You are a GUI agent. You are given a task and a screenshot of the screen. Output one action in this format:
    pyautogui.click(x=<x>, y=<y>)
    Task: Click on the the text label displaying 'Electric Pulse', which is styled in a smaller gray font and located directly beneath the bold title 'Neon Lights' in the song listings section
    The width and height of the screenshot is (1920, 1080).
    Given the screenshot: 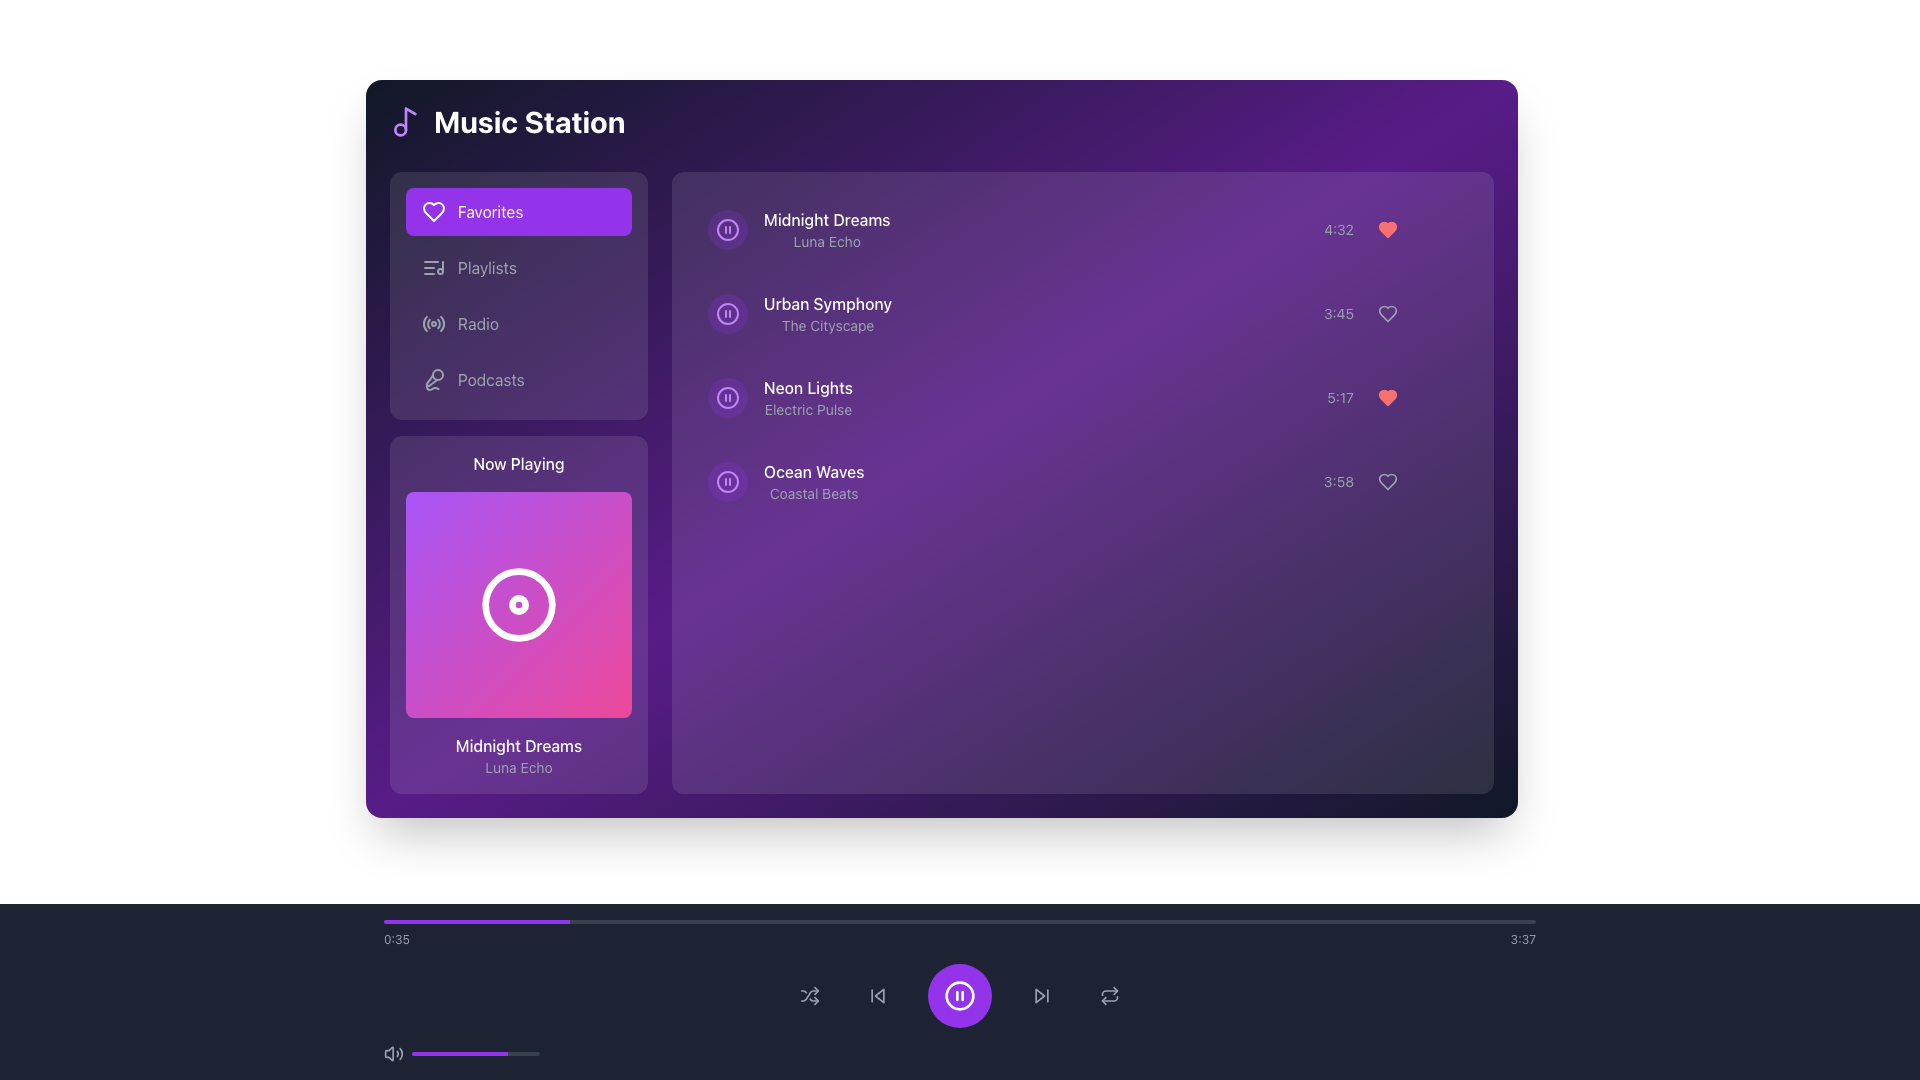 What is the action you would take?
    pyautogui.click(x=808, y=408)
    